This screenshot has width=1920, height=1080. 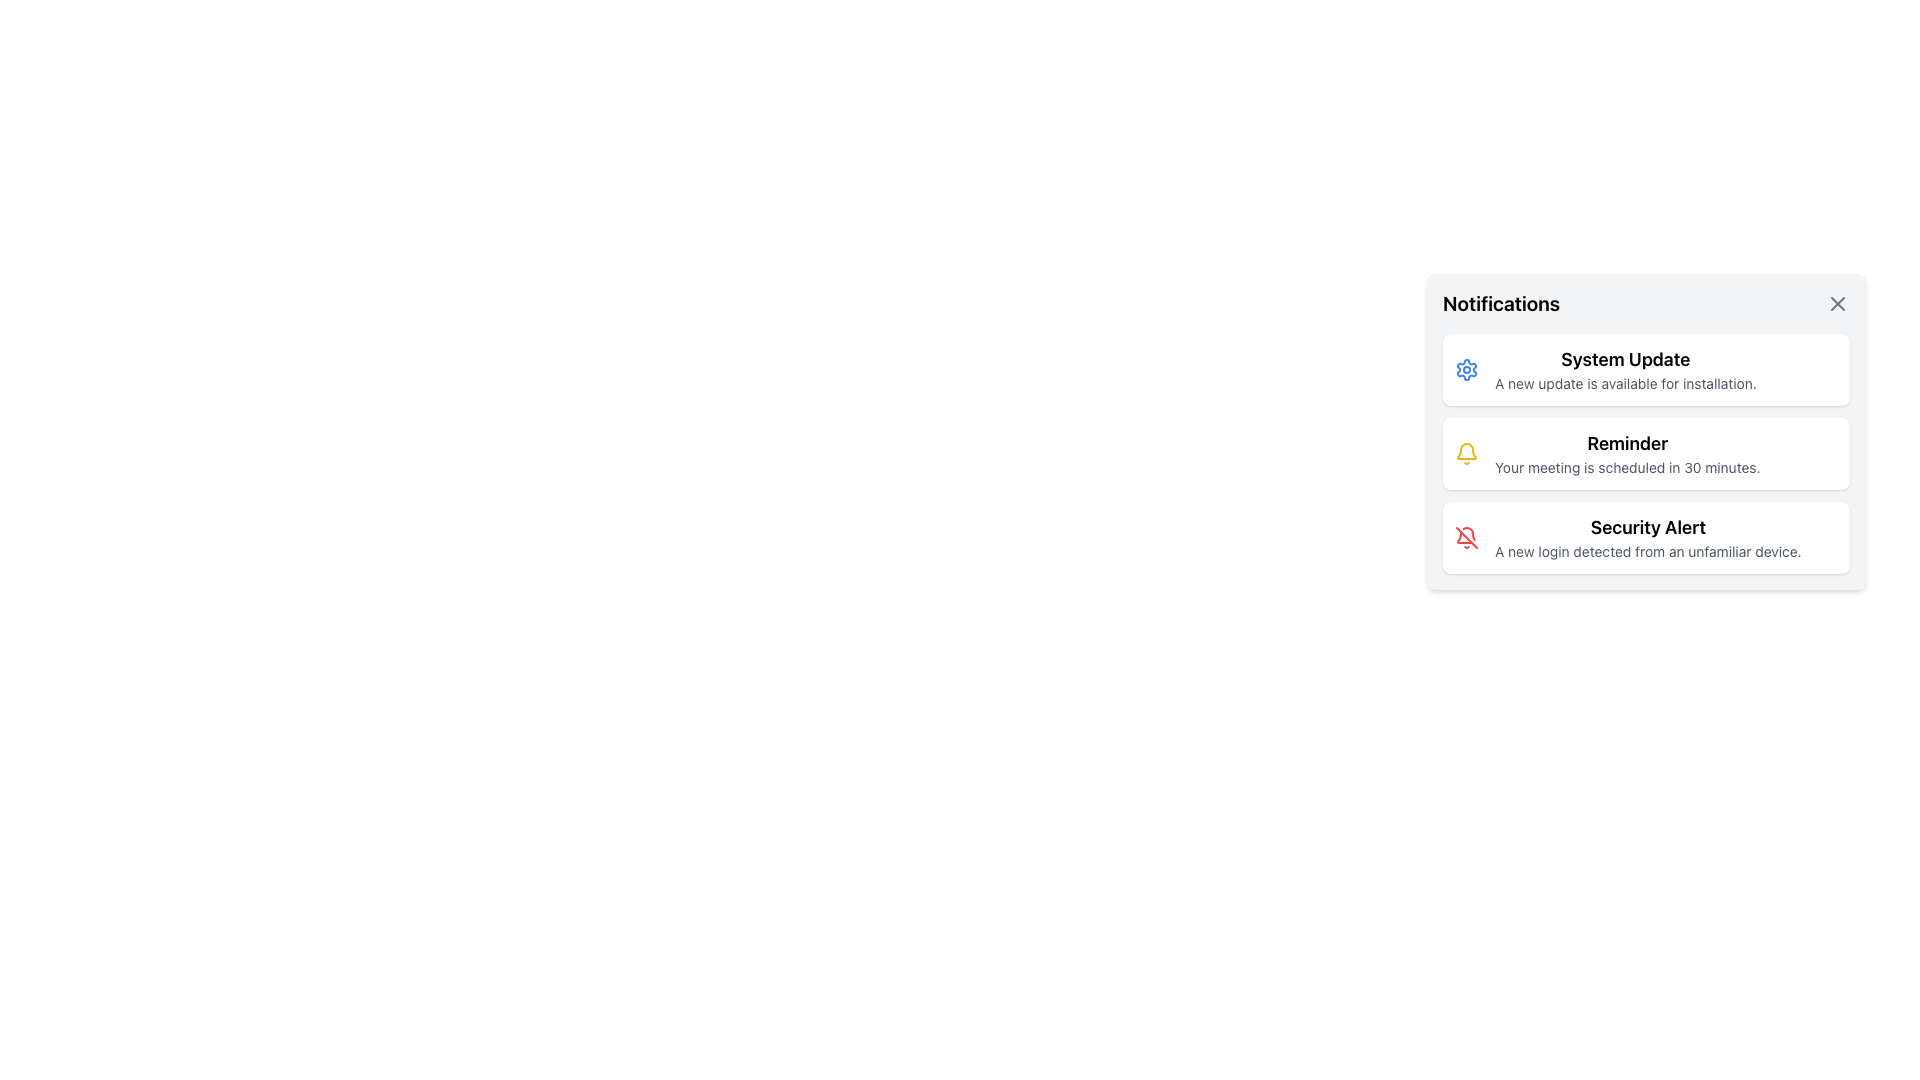 I want to click on the notification text label indicating a new system update, which is the first item in the vertically stacked list of notifications in the upper section of the notifications panel, so click(x=1625, y=370).